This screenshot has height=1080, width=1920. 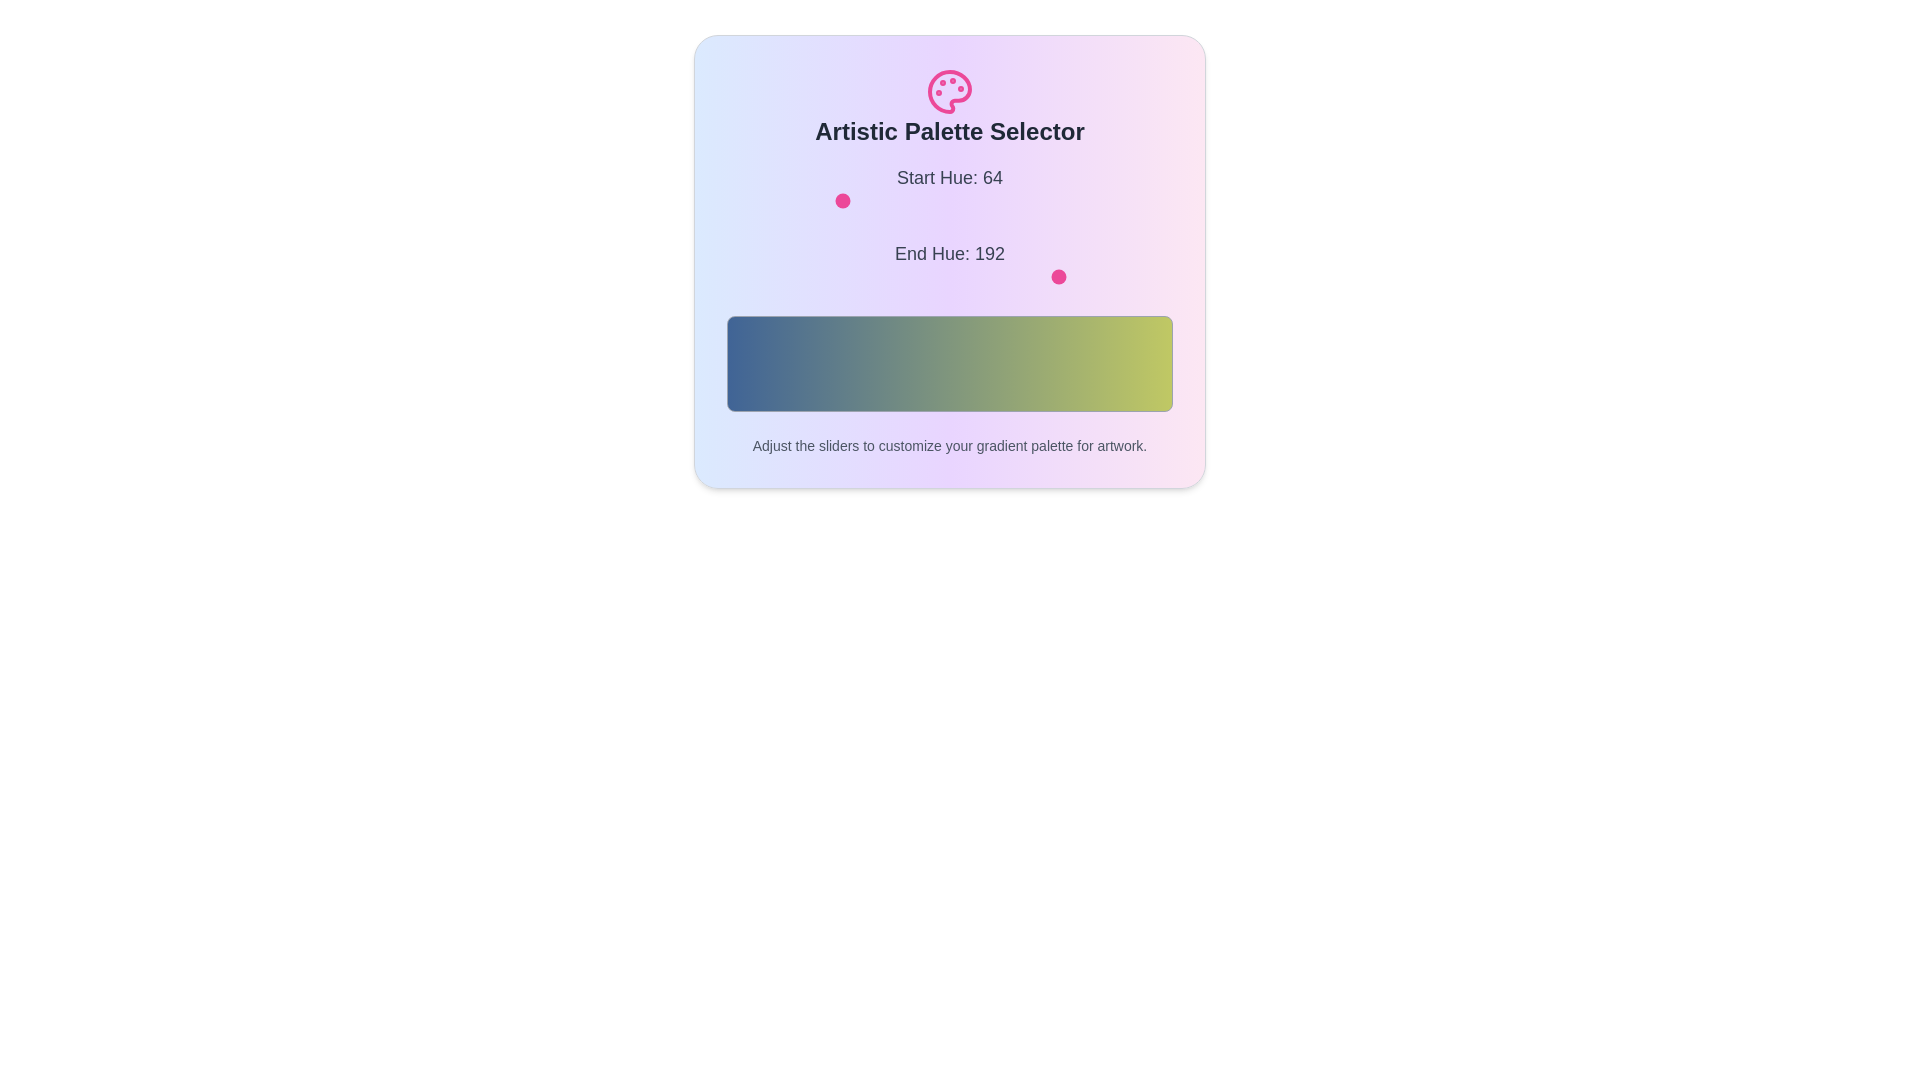 I want to click on the hue slider to set the hue value to 185, so click(x=1049, y=200).